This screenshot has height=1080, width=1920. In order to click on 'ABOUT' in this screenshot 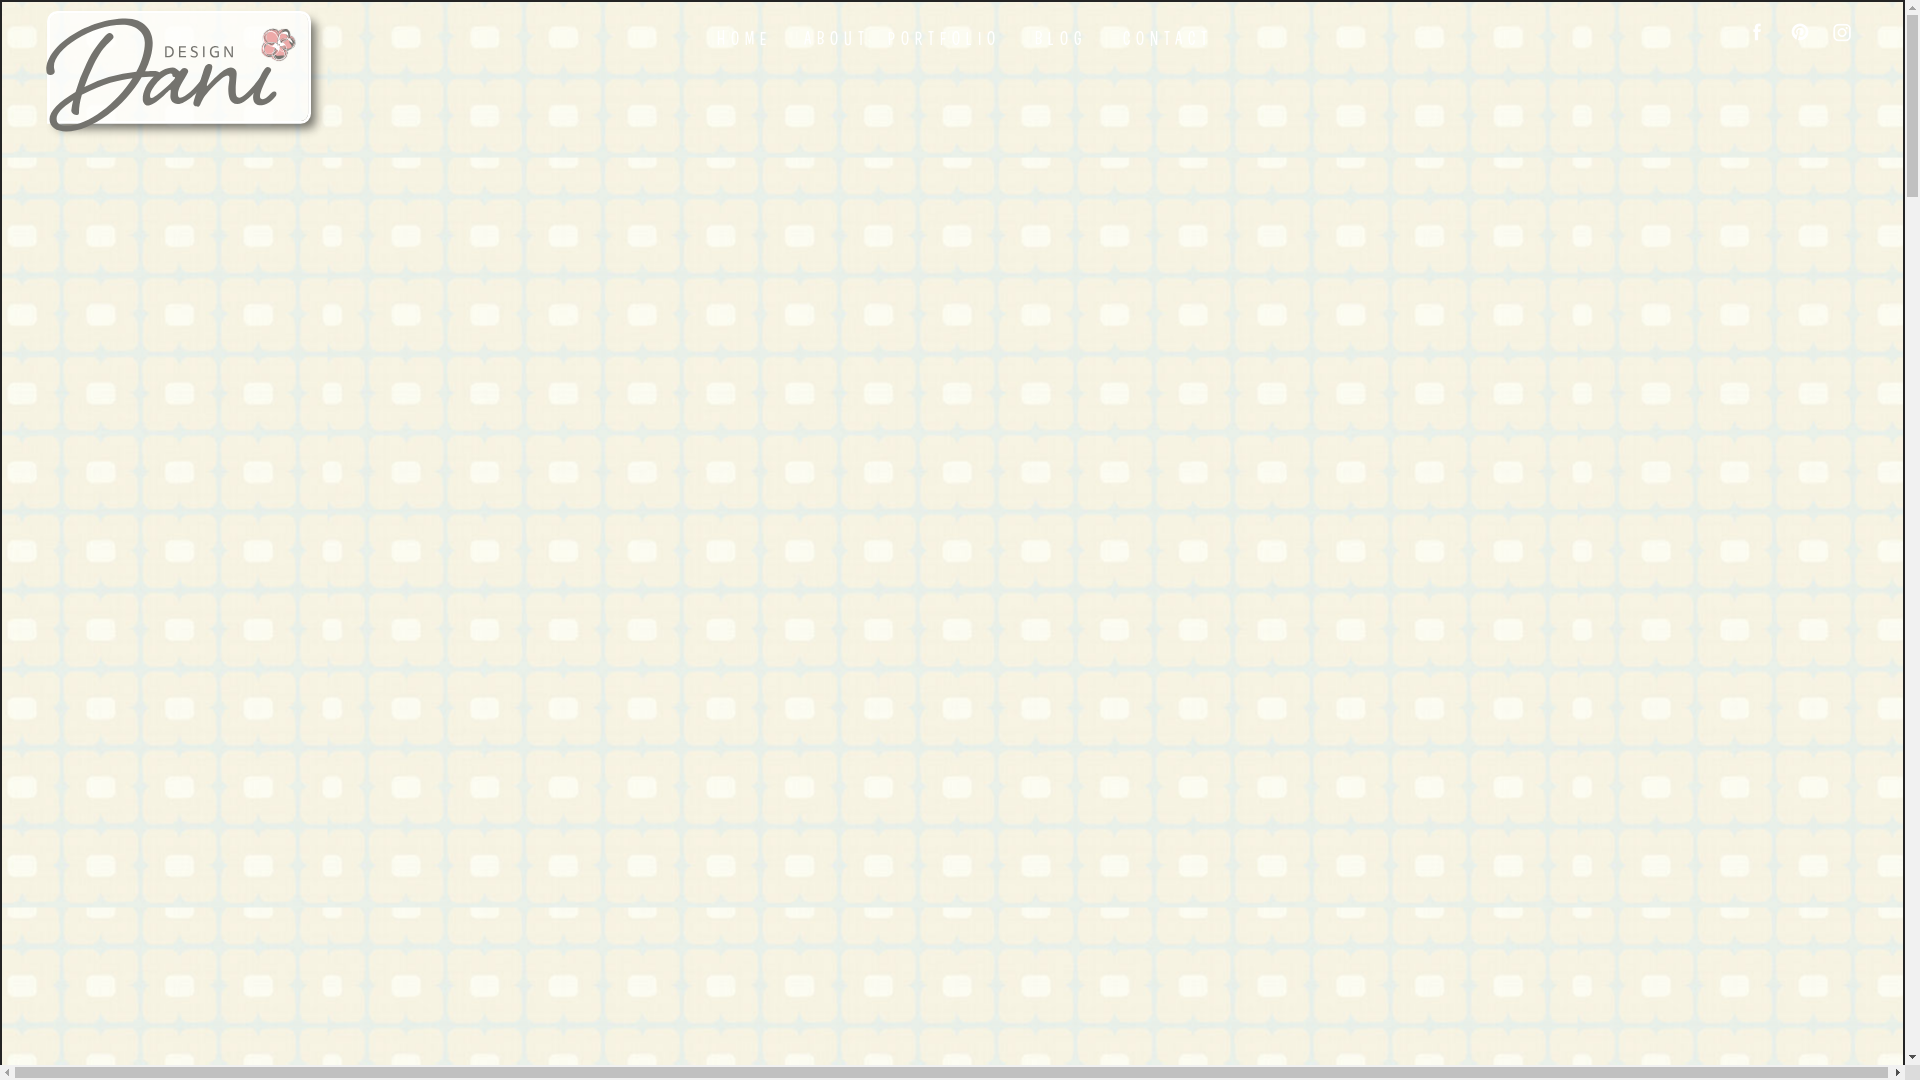, I will do `click(836, 38)`.